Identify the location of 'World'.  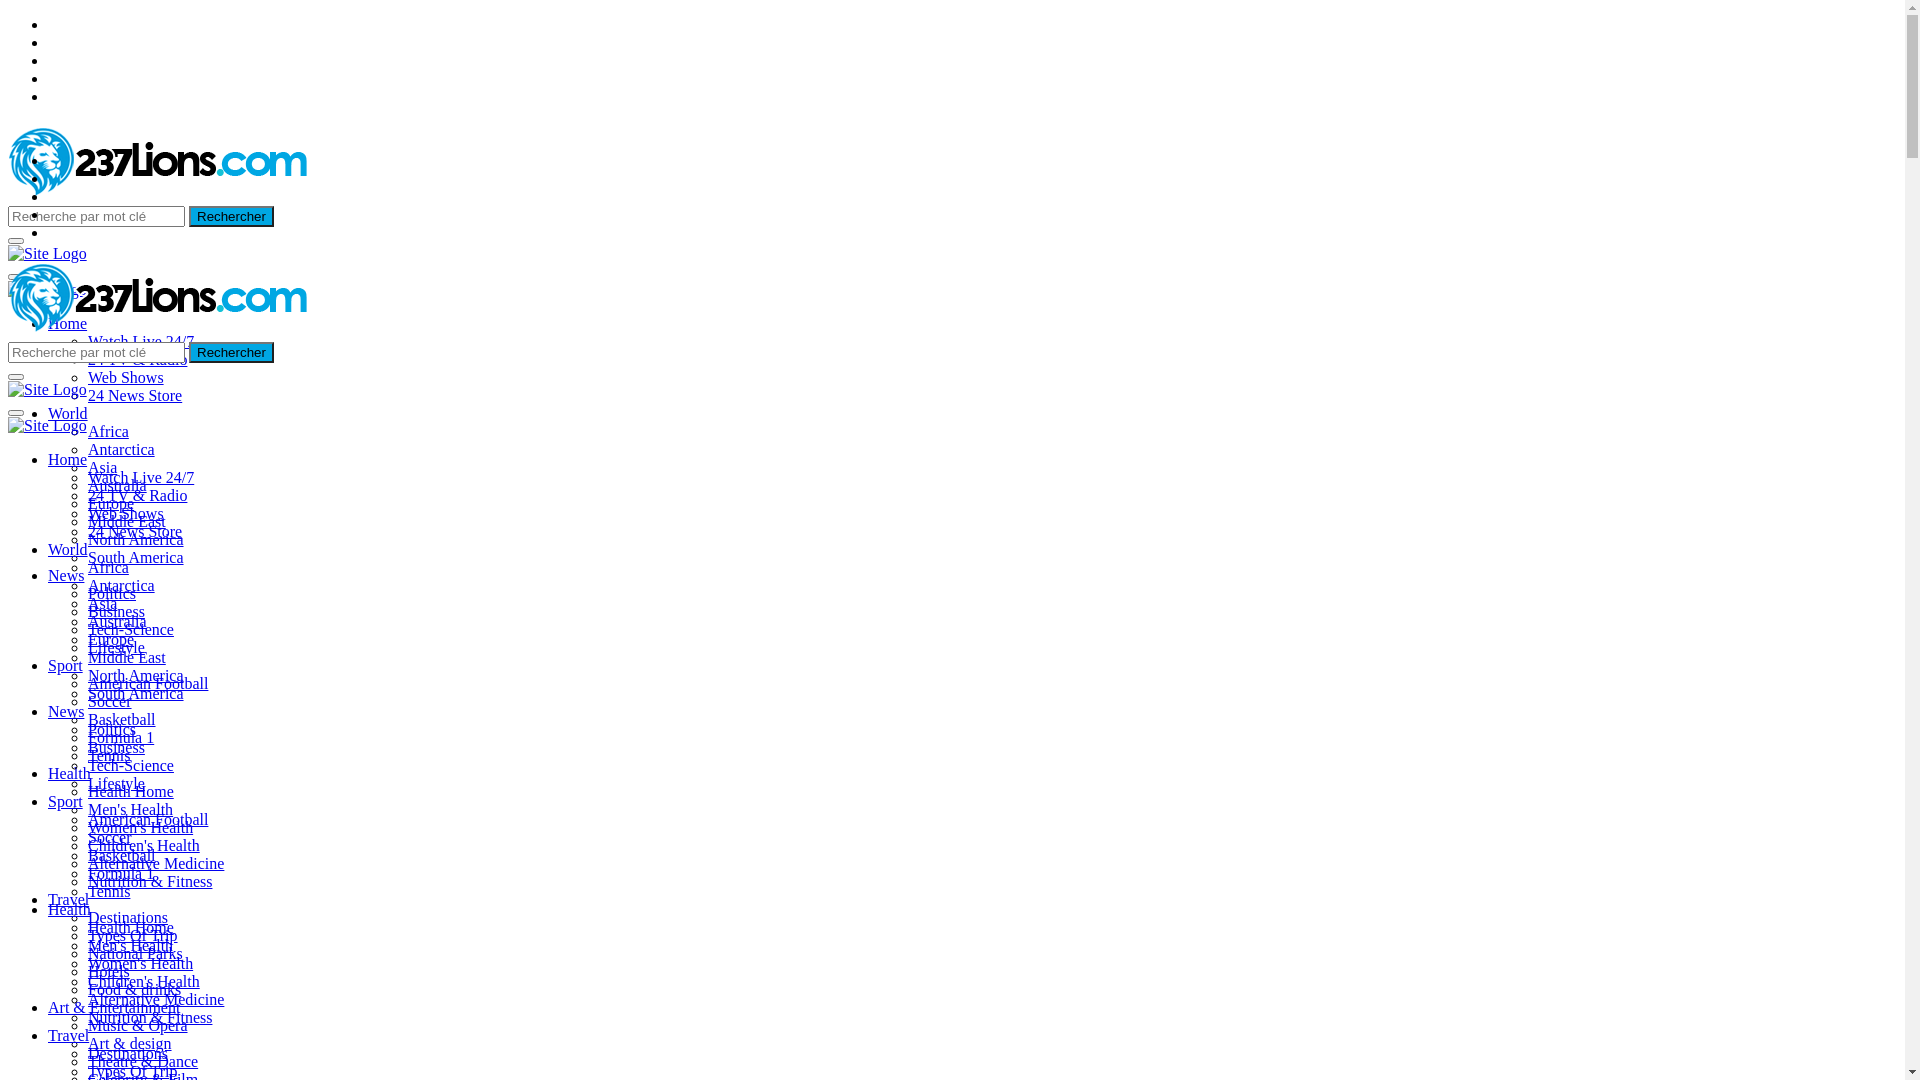
(67, 412).